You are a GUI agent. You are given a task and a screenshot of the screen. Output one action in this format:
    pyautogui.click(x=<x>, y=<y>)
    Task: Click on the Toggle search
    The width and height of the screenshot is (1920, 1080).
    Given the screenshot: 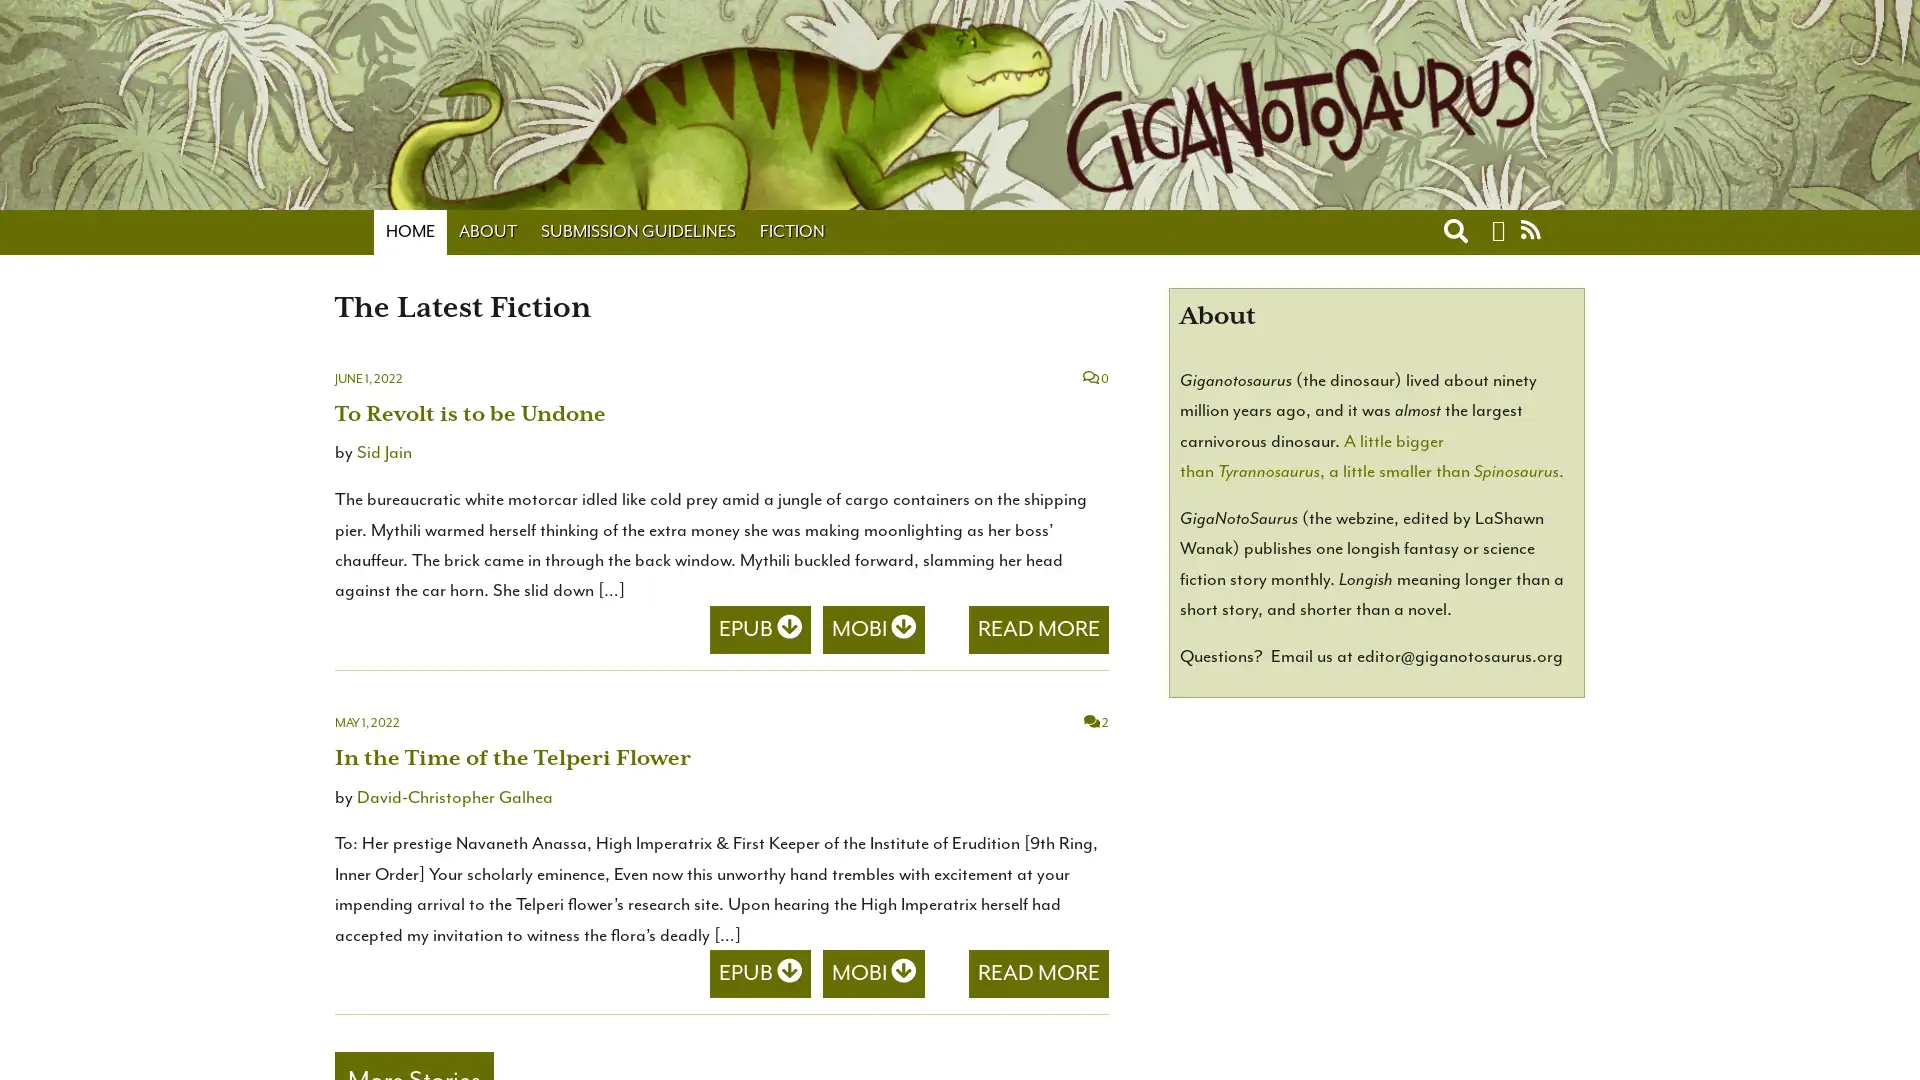 What is the action you would take?
    pyautogui.click(x=1445, y=230)
    